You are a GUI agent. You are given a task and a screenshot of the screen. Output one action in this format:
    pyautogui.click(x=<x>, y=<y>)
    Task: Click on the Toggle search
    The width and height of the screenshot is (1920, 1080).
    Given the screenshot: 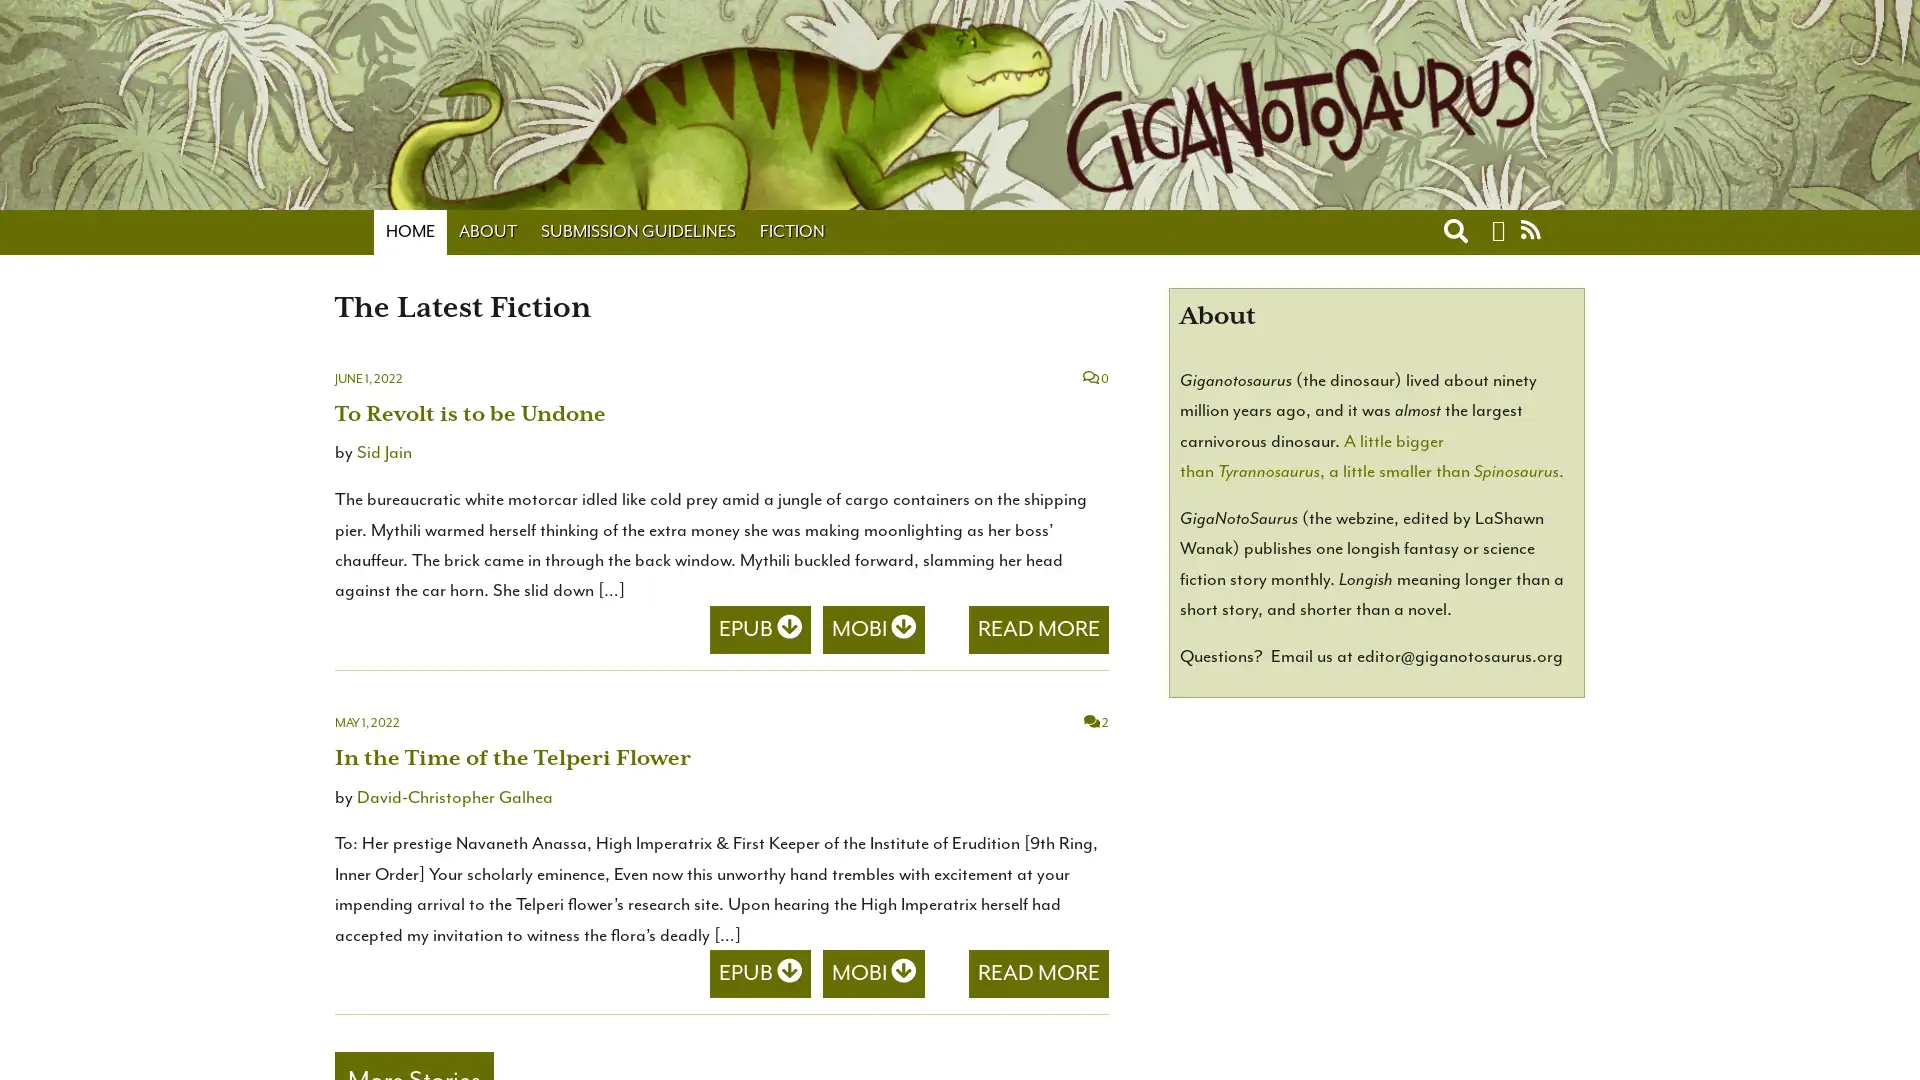 What is the action you would take?
    pyautogui.click(x=1445, y=230)
    